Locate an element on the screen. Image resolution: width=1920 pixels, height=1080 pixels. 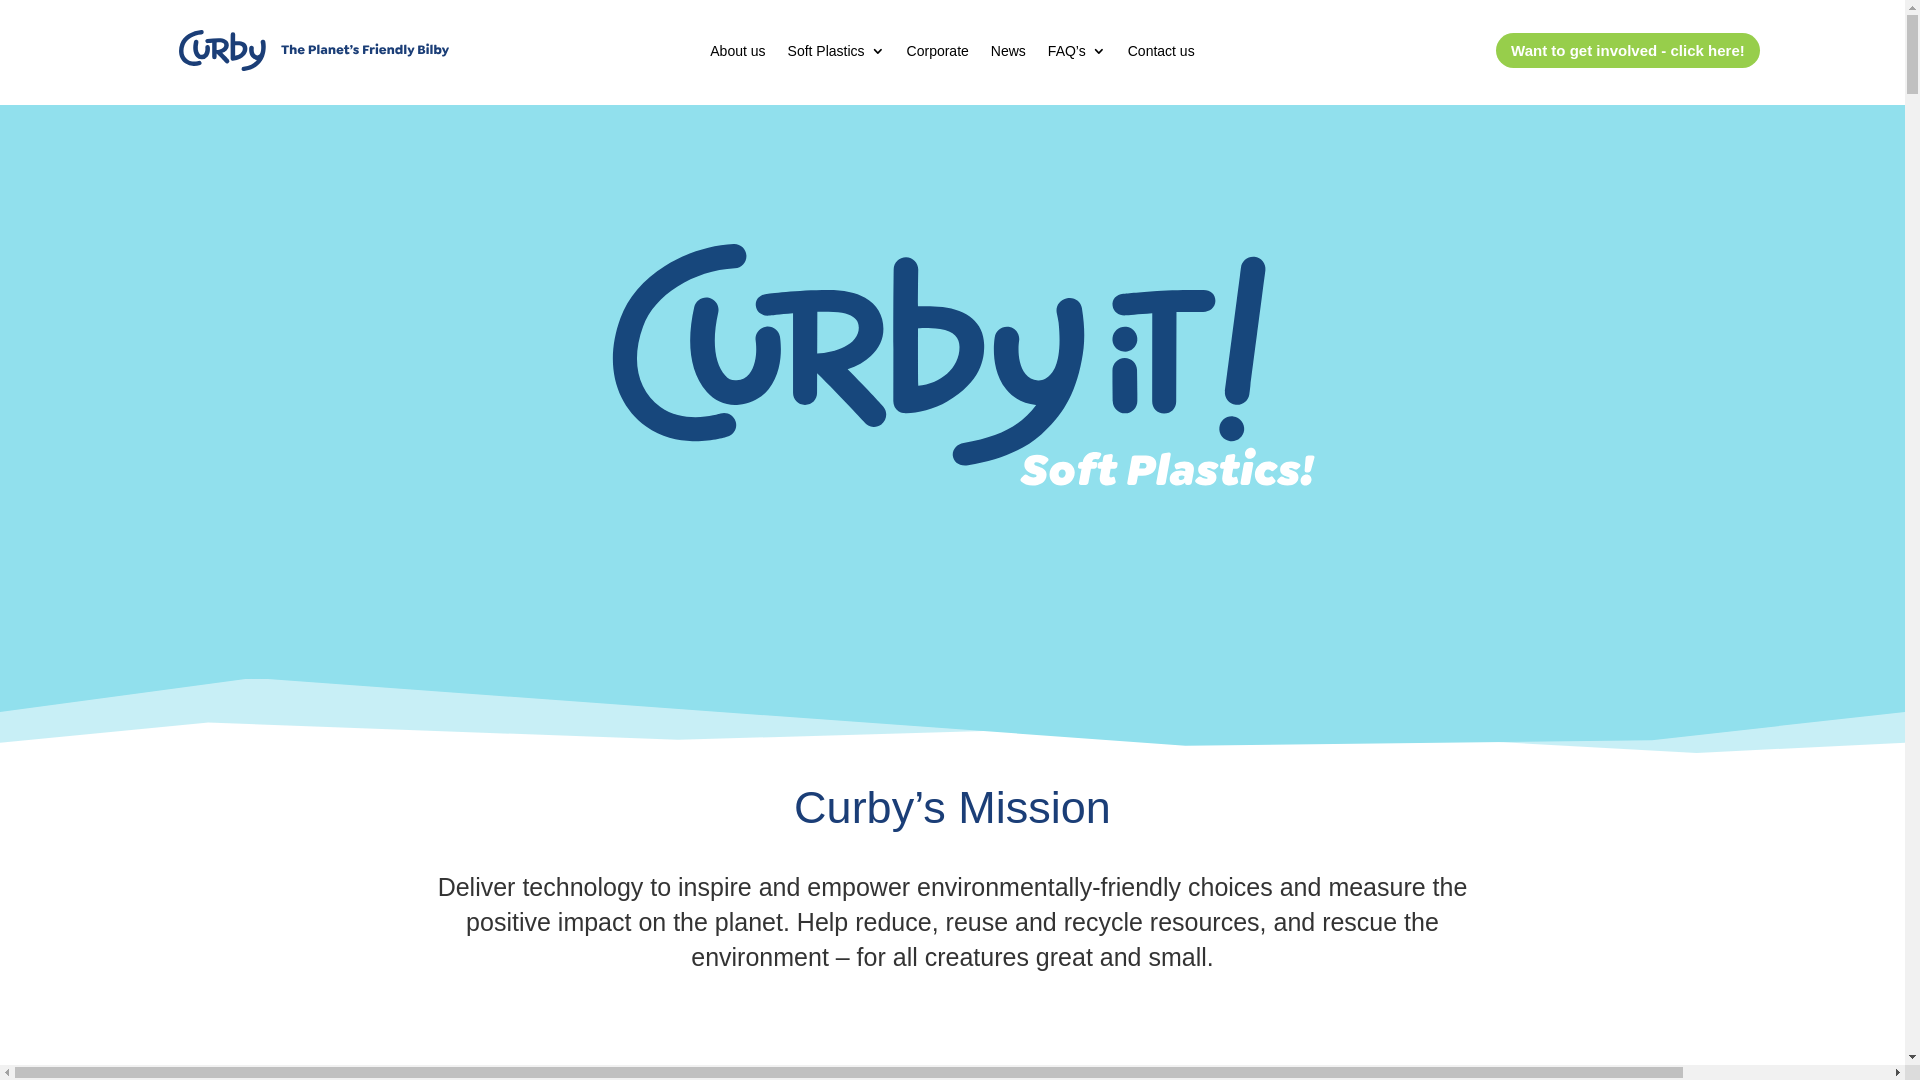
'Soft Plastics' is located at coordinates (836, 53).